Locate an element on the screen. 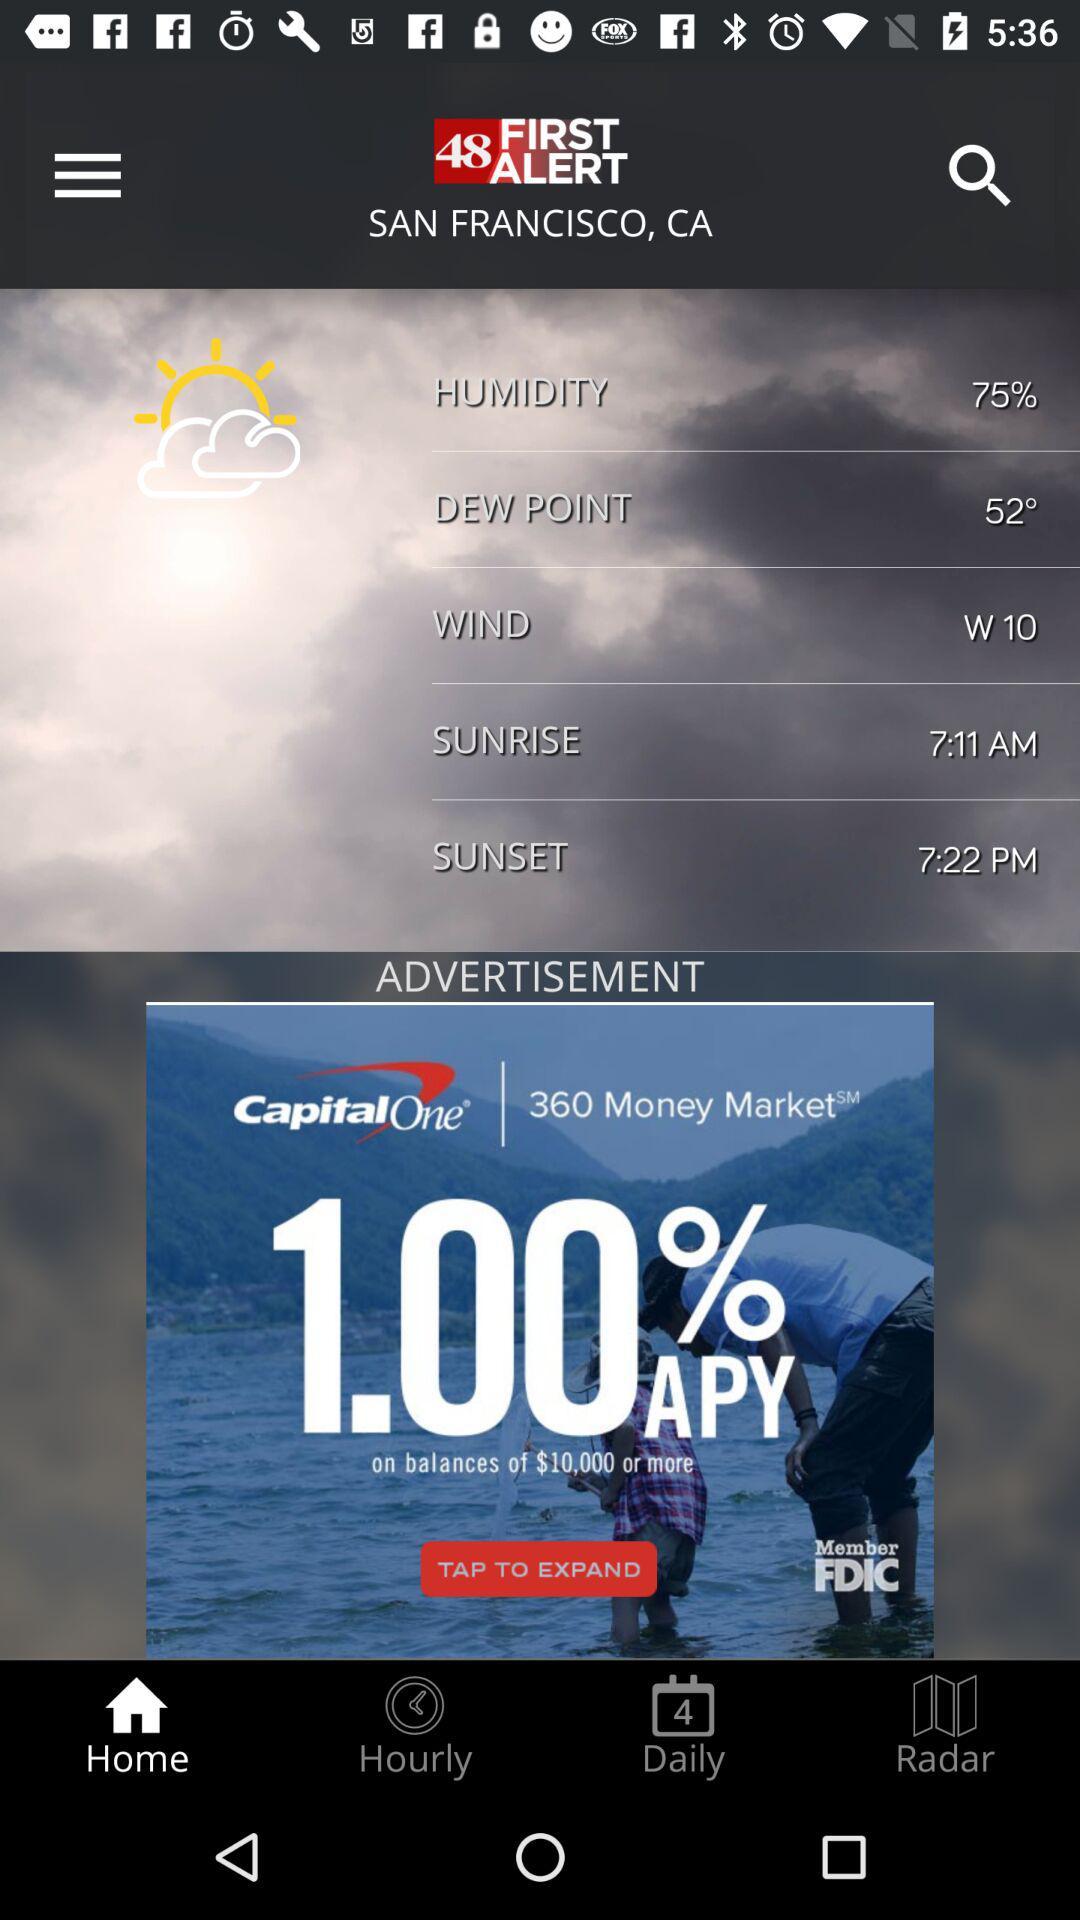 The image size is (1080, 1920). the icon next to the home item is located at coordinates (413, 1726).